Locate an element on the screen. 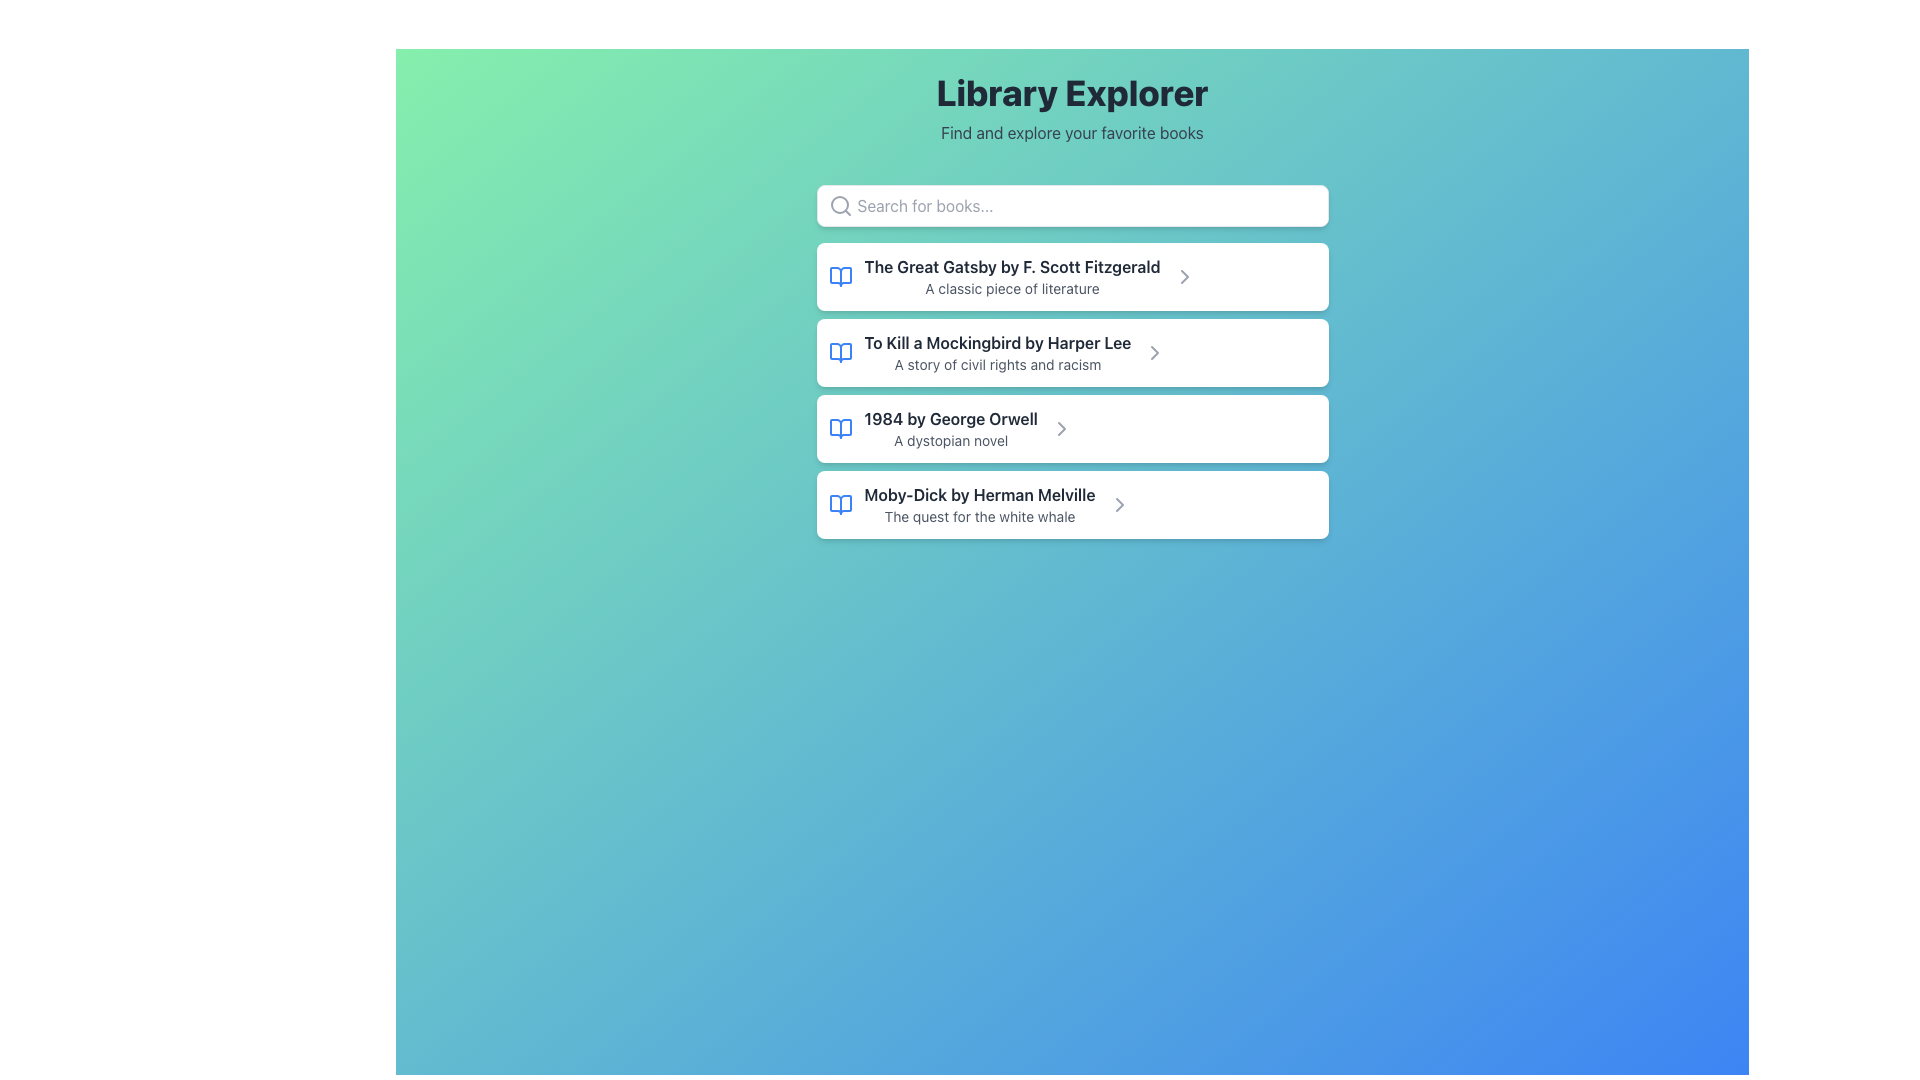  the right-pointing chevron icon button located to the far right of the fourth item in the list for 'Moby-Dick by Herman Melville' is located at coordinates (1118, 504).